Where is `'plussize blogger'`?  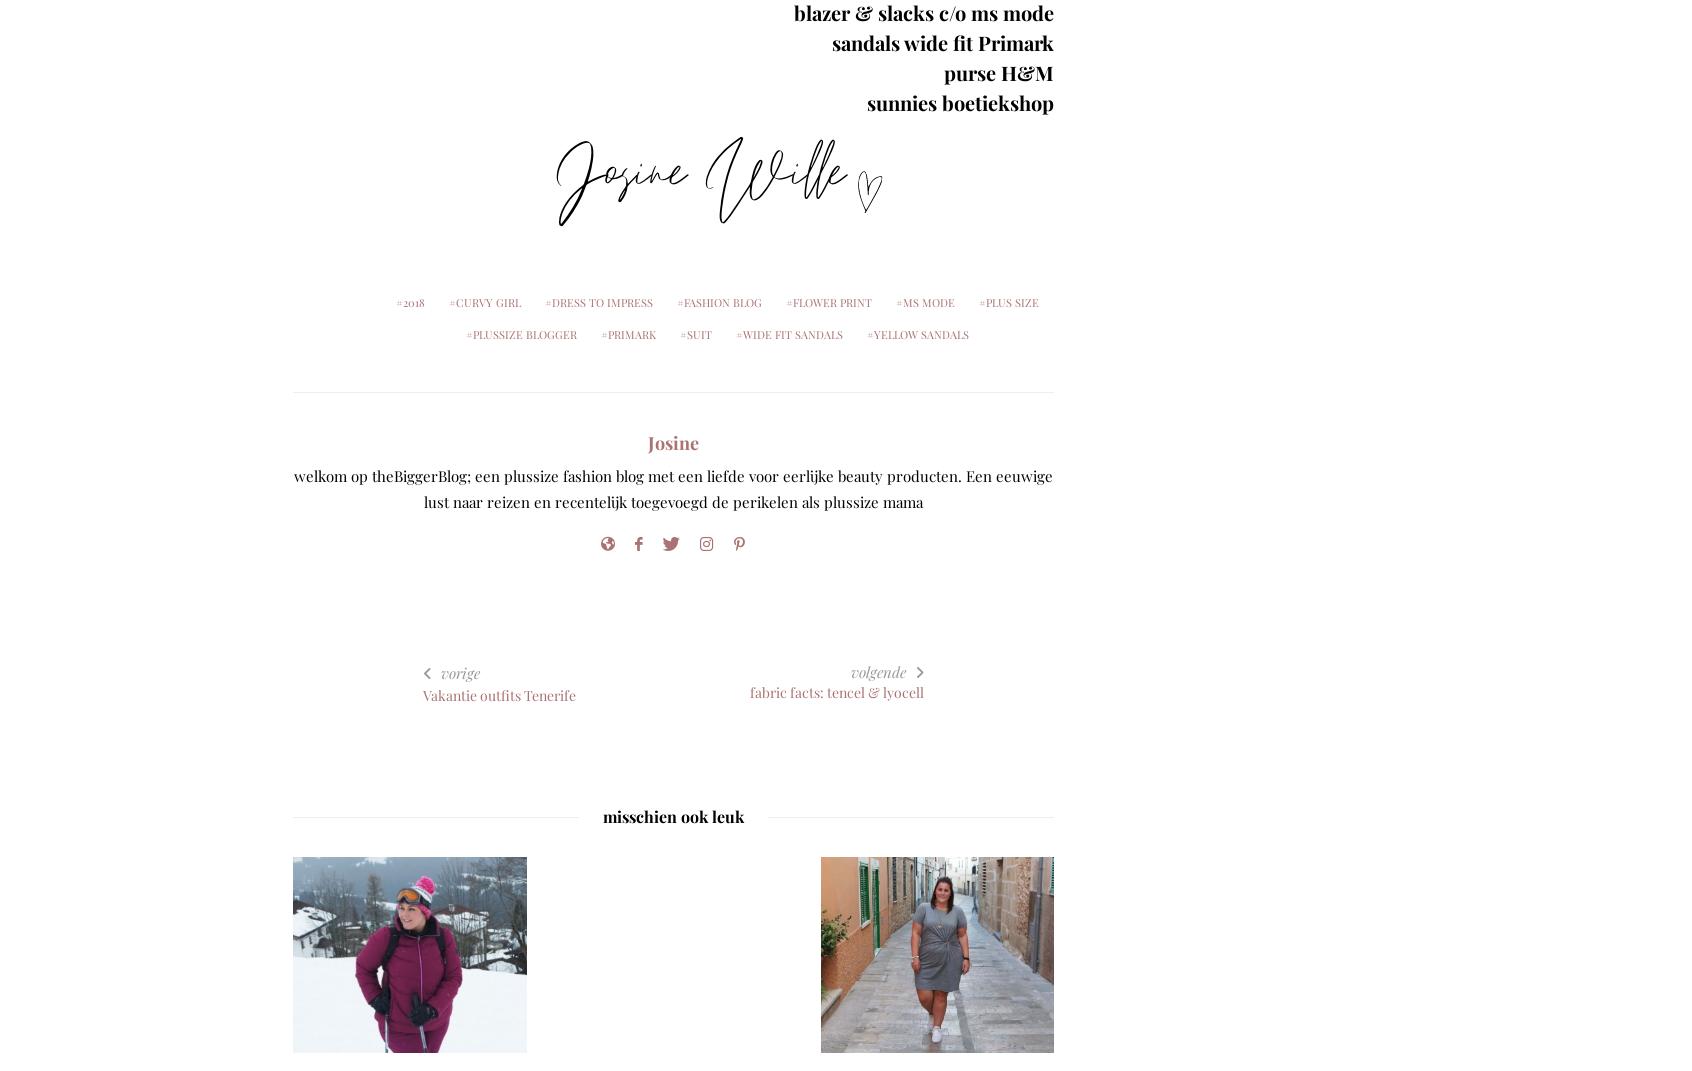 'plussize blogger' is located at coordinates (524, 333).